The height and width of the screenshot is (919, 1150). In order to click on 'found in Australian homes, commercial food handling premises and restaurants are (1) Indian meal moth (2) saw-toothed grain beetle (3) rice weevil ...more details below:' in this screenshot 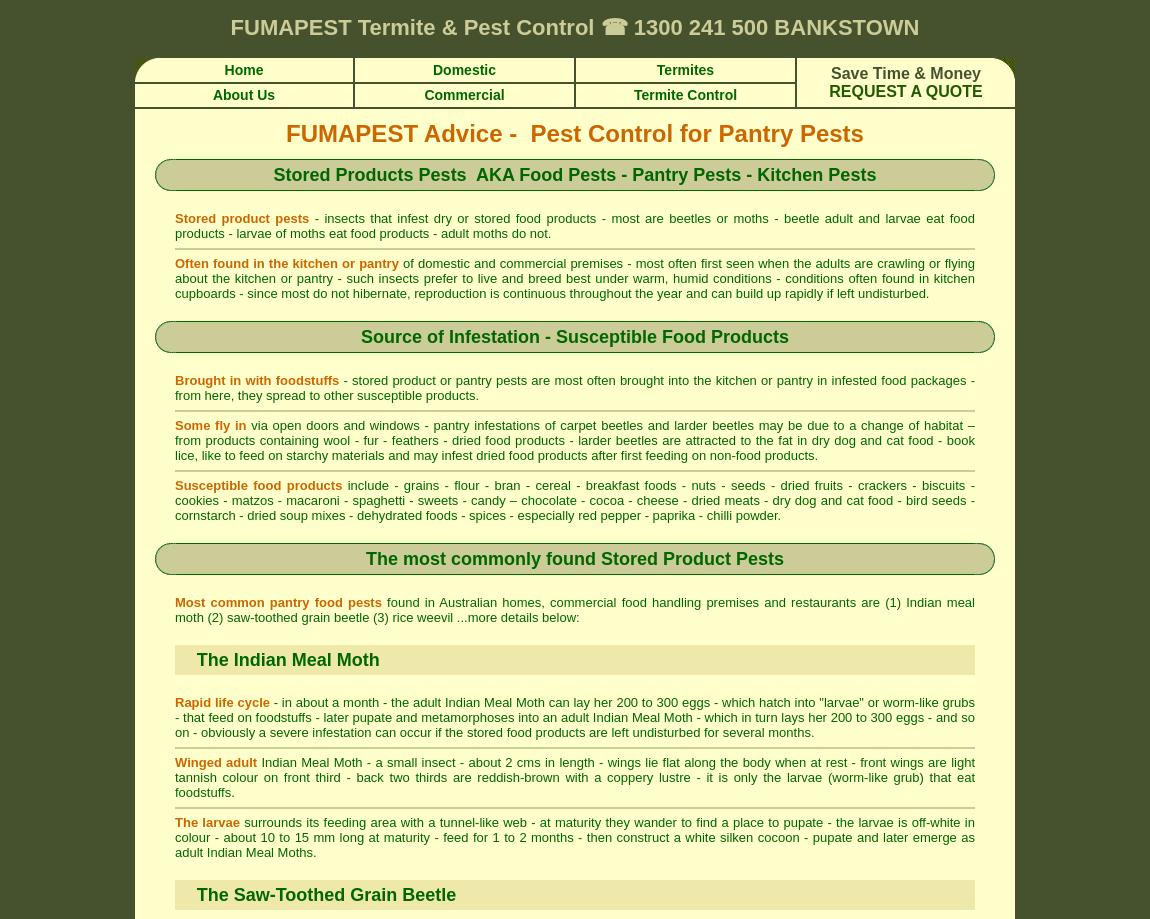, I will do `click(174, 610)`.